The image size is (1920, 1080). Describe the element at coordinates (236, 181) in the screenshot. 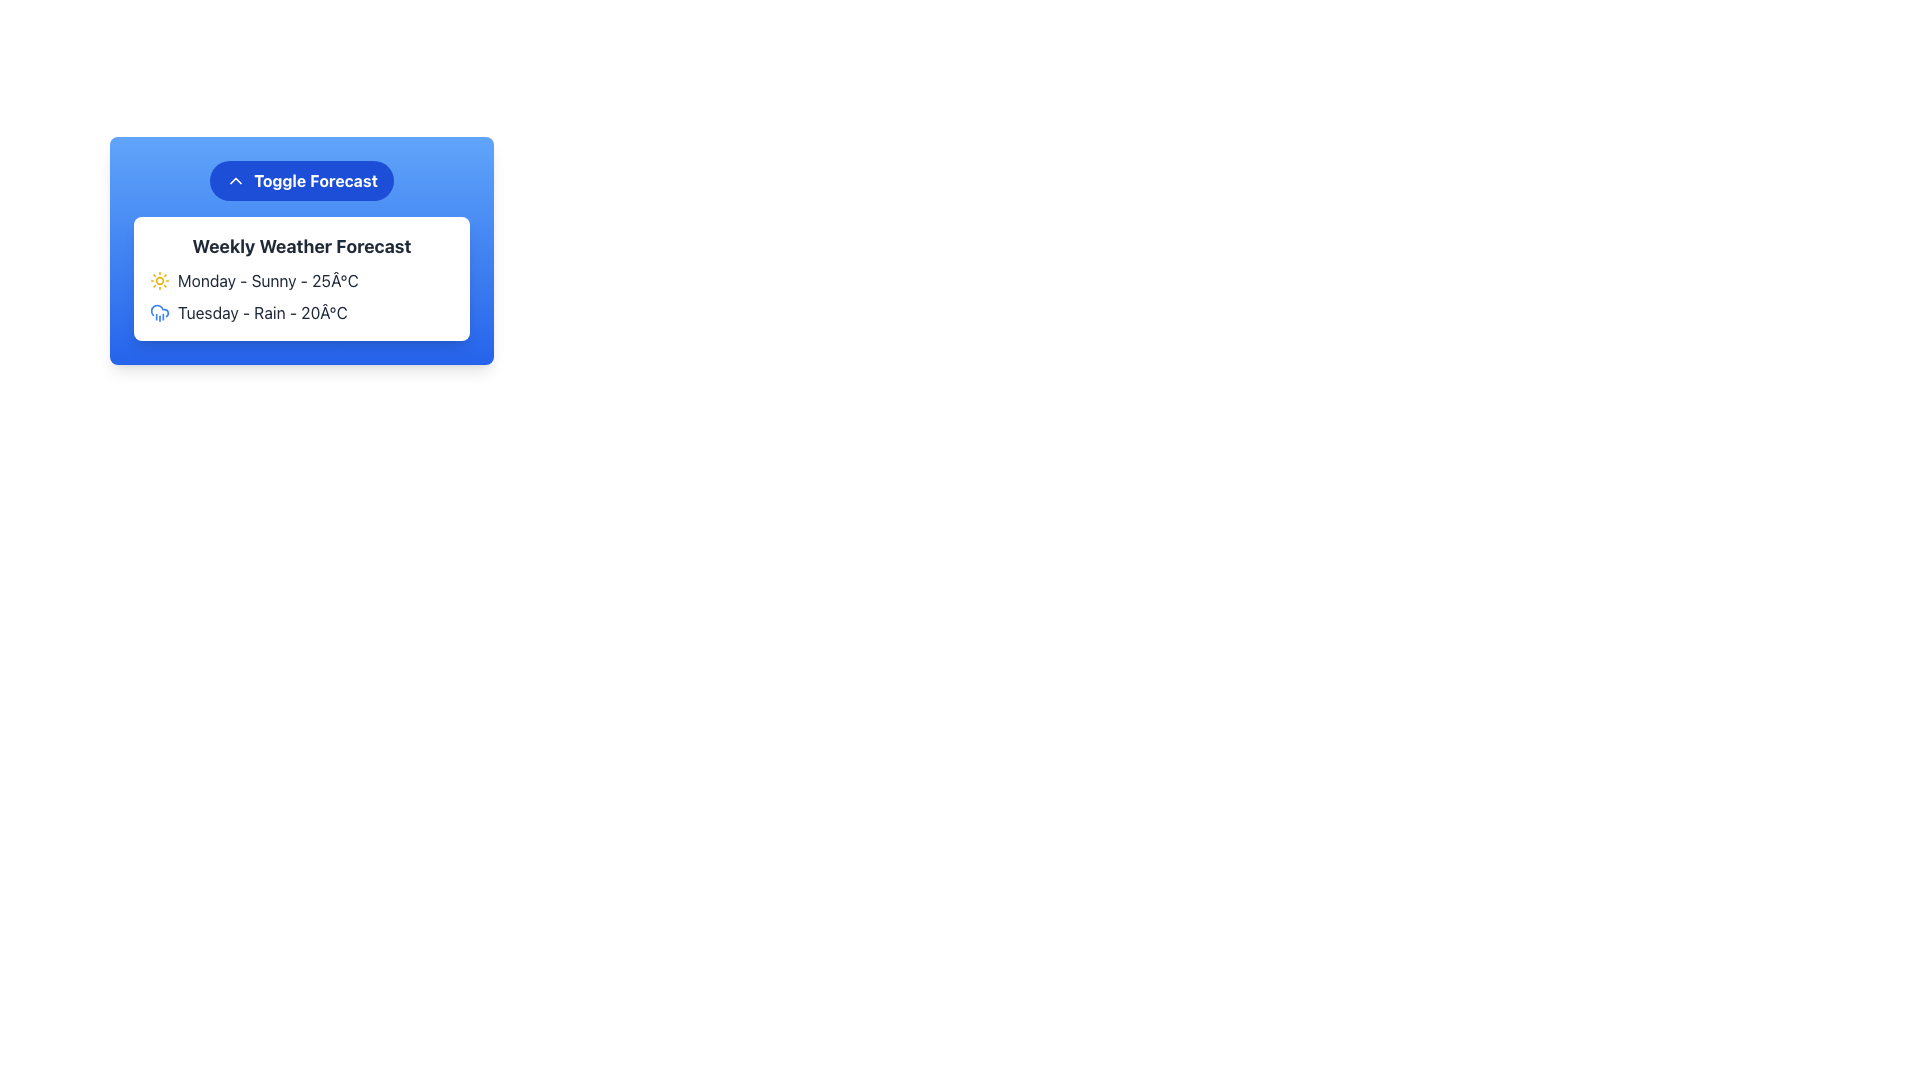

I see `the chevron-up icon located at the leftmost part of the 'Toggle Forecast' button` at that location.